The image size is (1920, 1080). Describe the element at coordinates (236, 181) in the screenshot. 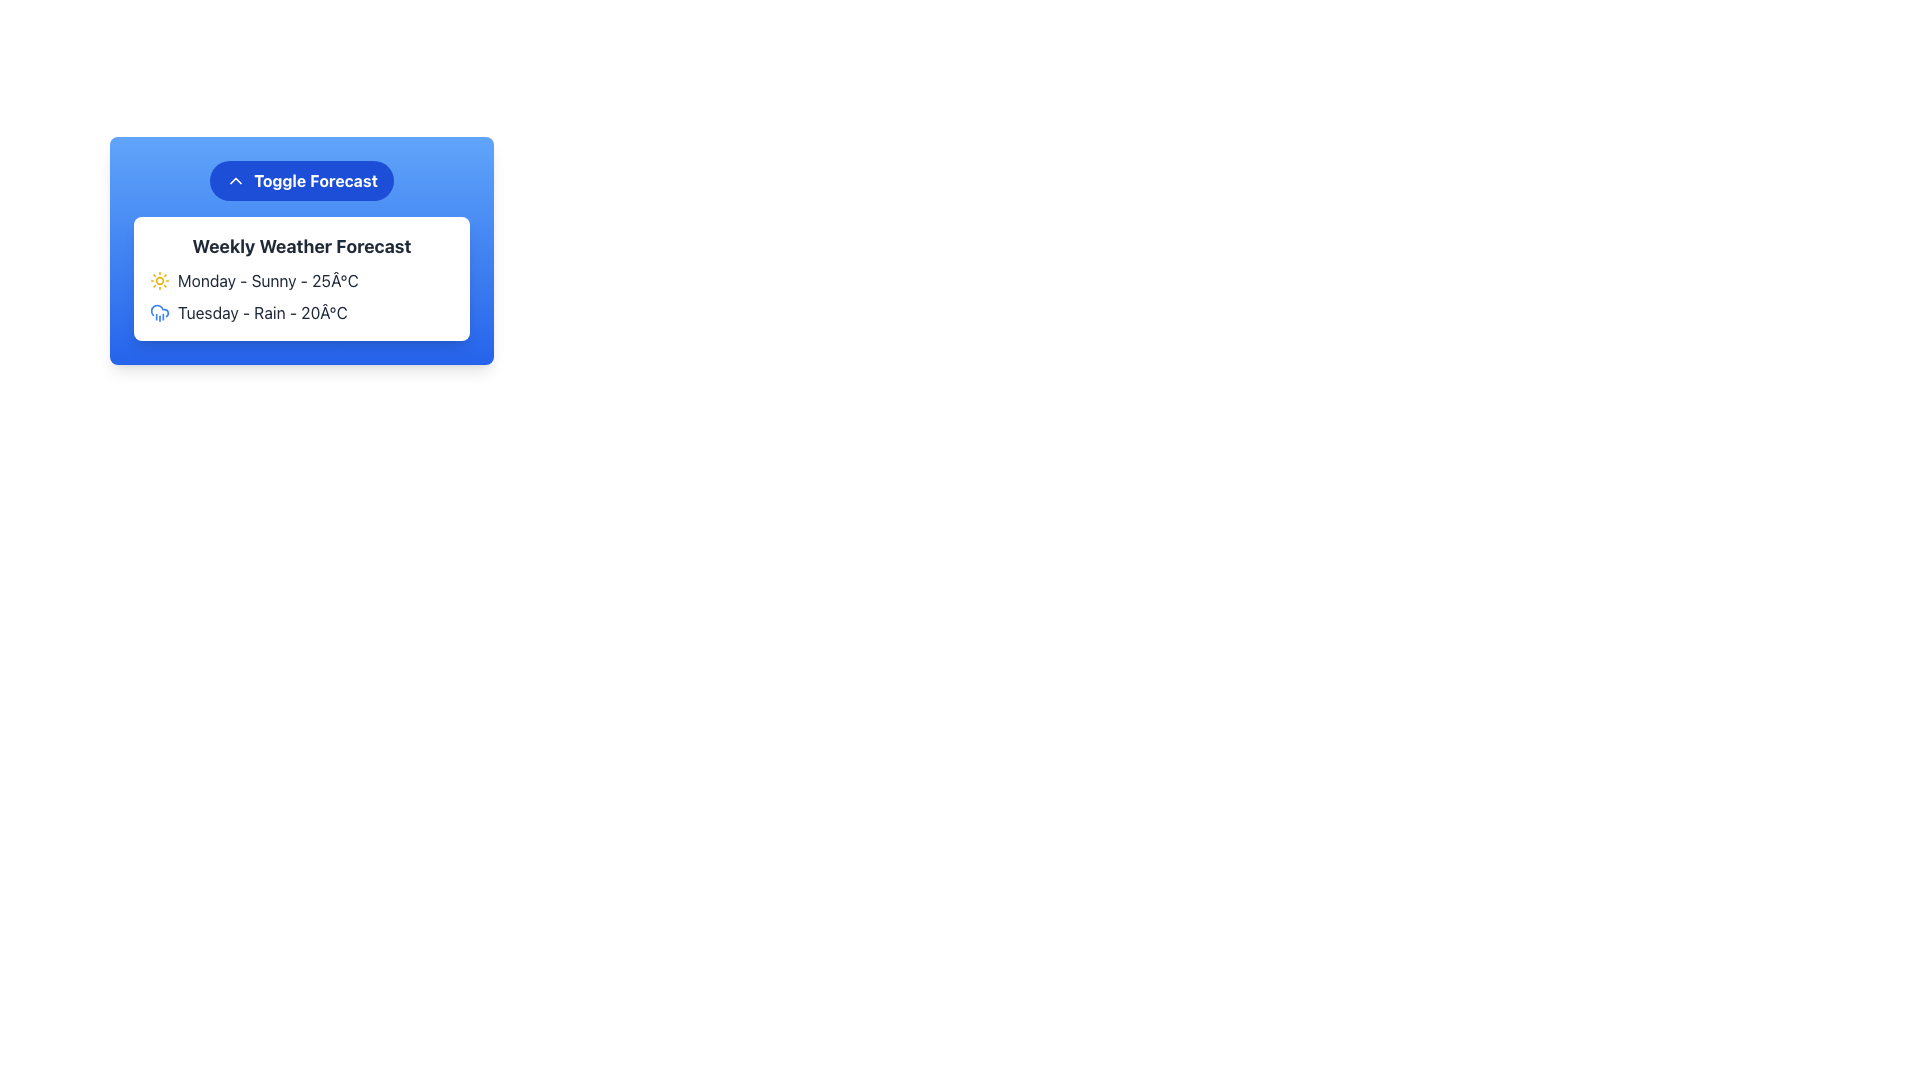

I see `the chevron-up icon located at the leftmost part of the 'Toggle Forecast' button` at that location.